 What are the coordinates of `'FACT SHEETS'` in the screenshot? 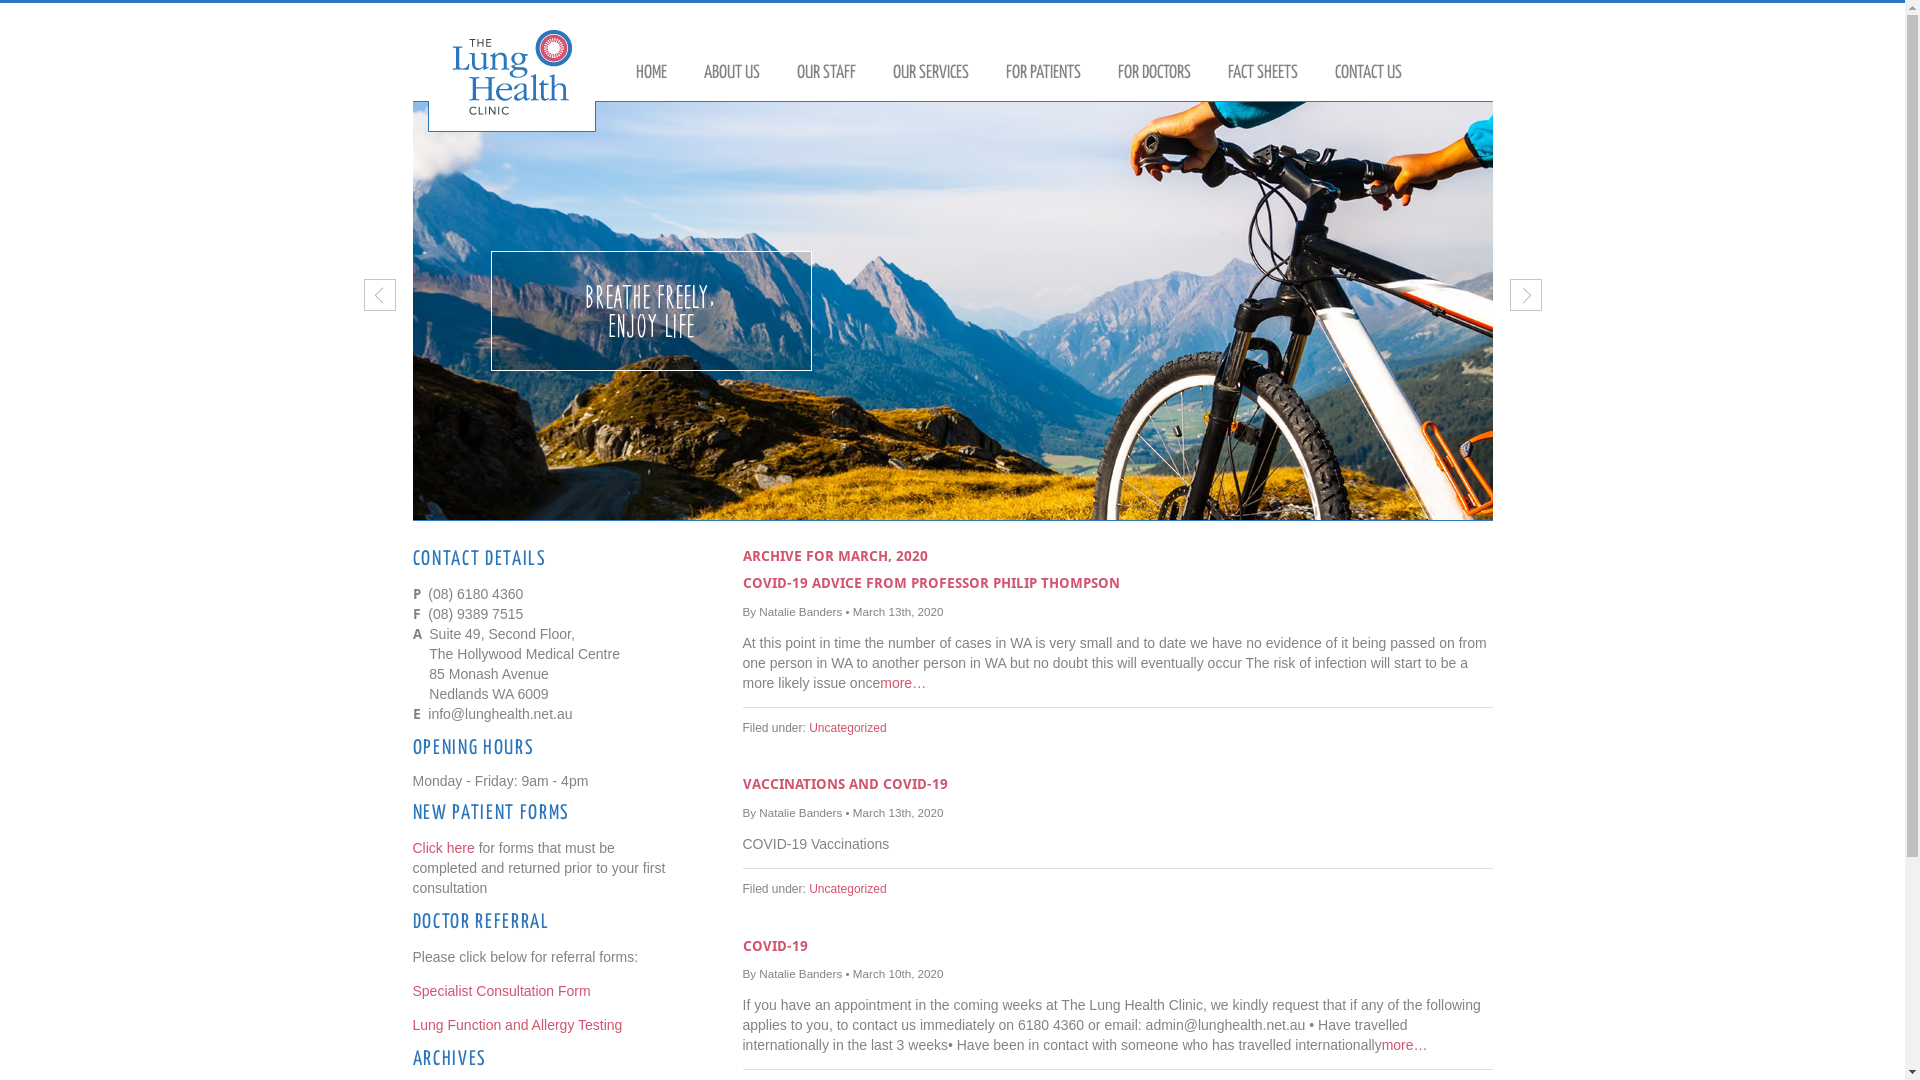 It's located at (1261, 72).